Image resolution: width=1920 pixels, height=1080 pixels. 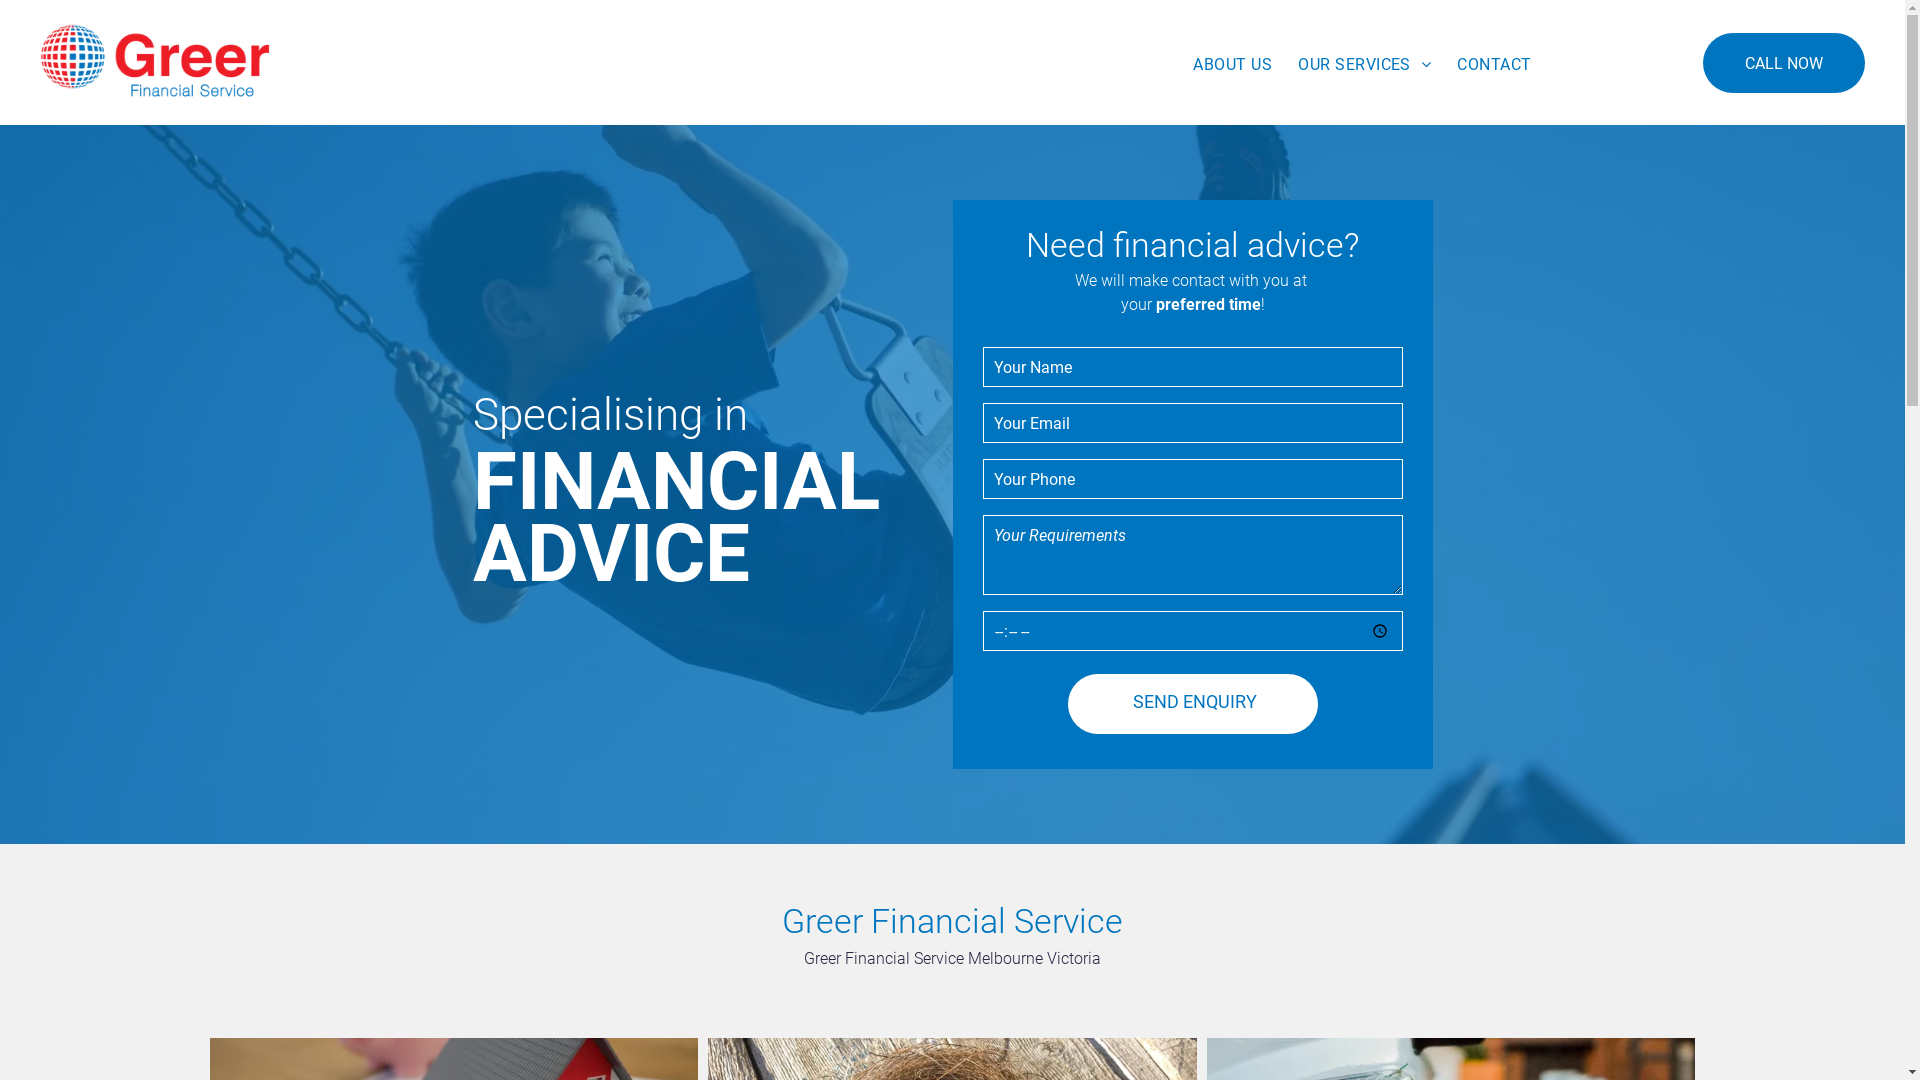 What do you see at coordinates (1231, 64) in the screenshot?
I see `'ABOUT US'` at bounding box center [1231, 64].